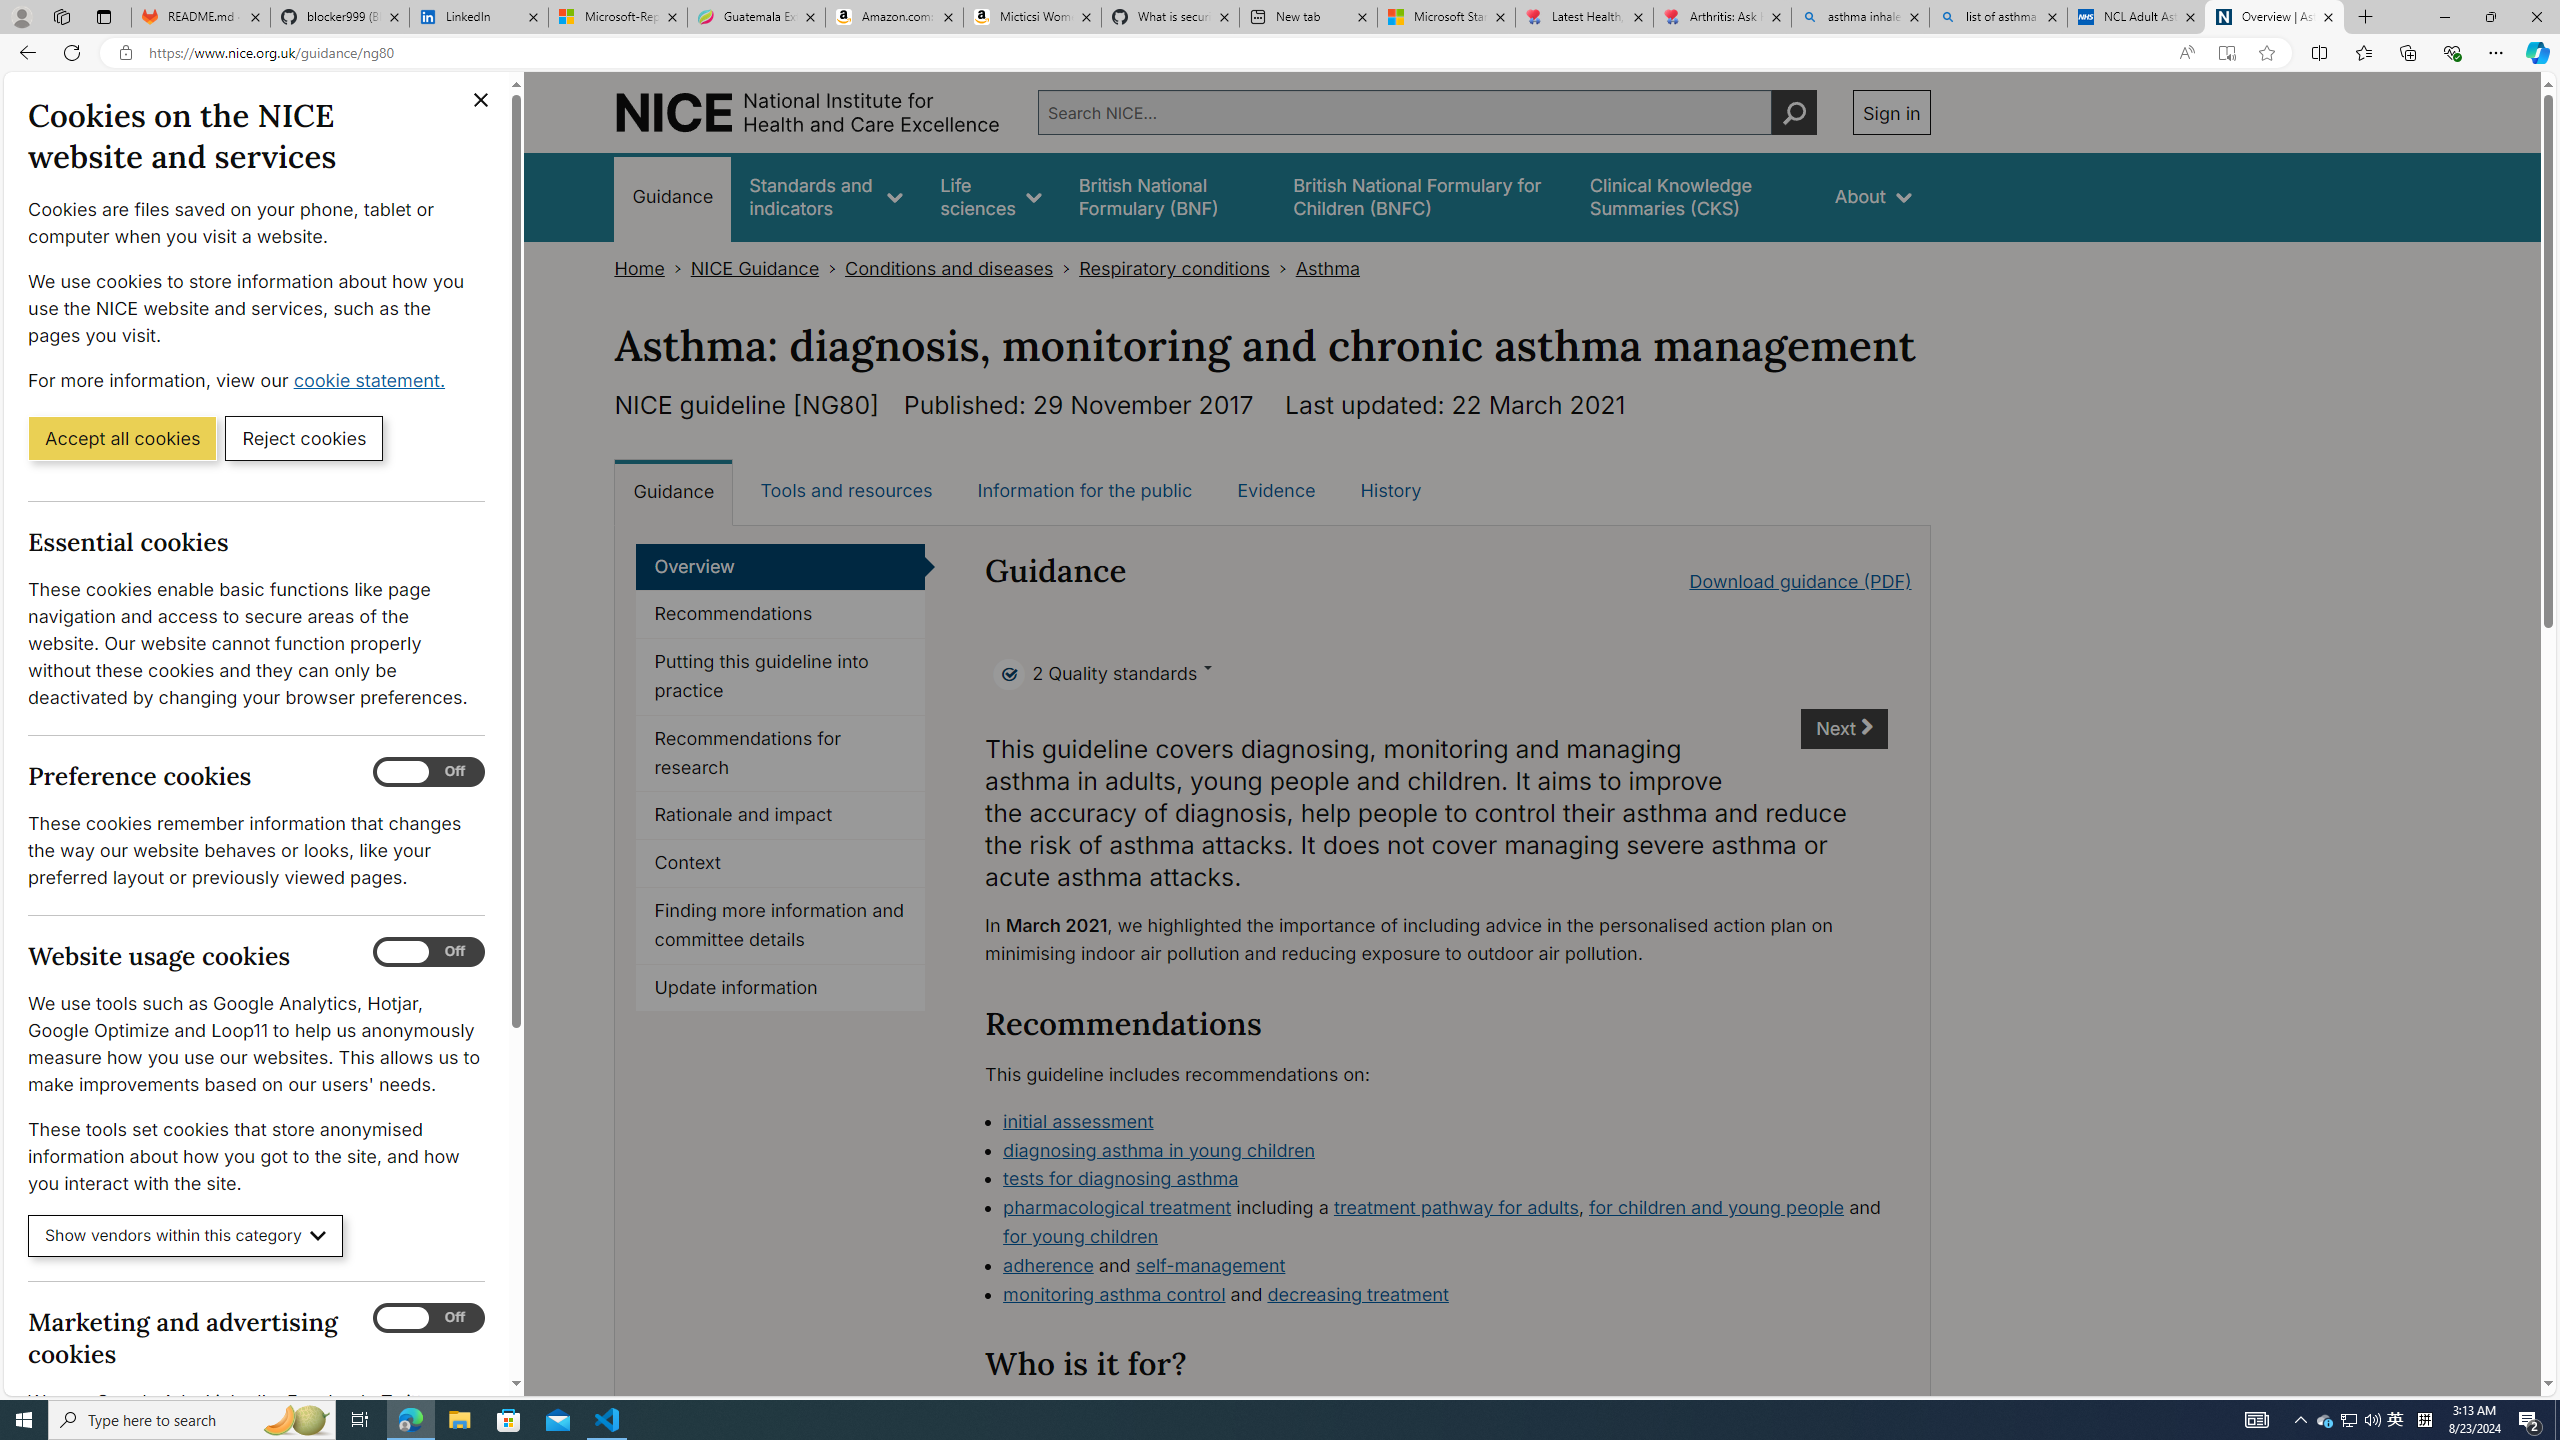 The width and height of the screenshot is (2560, 1440). I want to click on 'Download guidance (PDF)', so click(1799, 581).